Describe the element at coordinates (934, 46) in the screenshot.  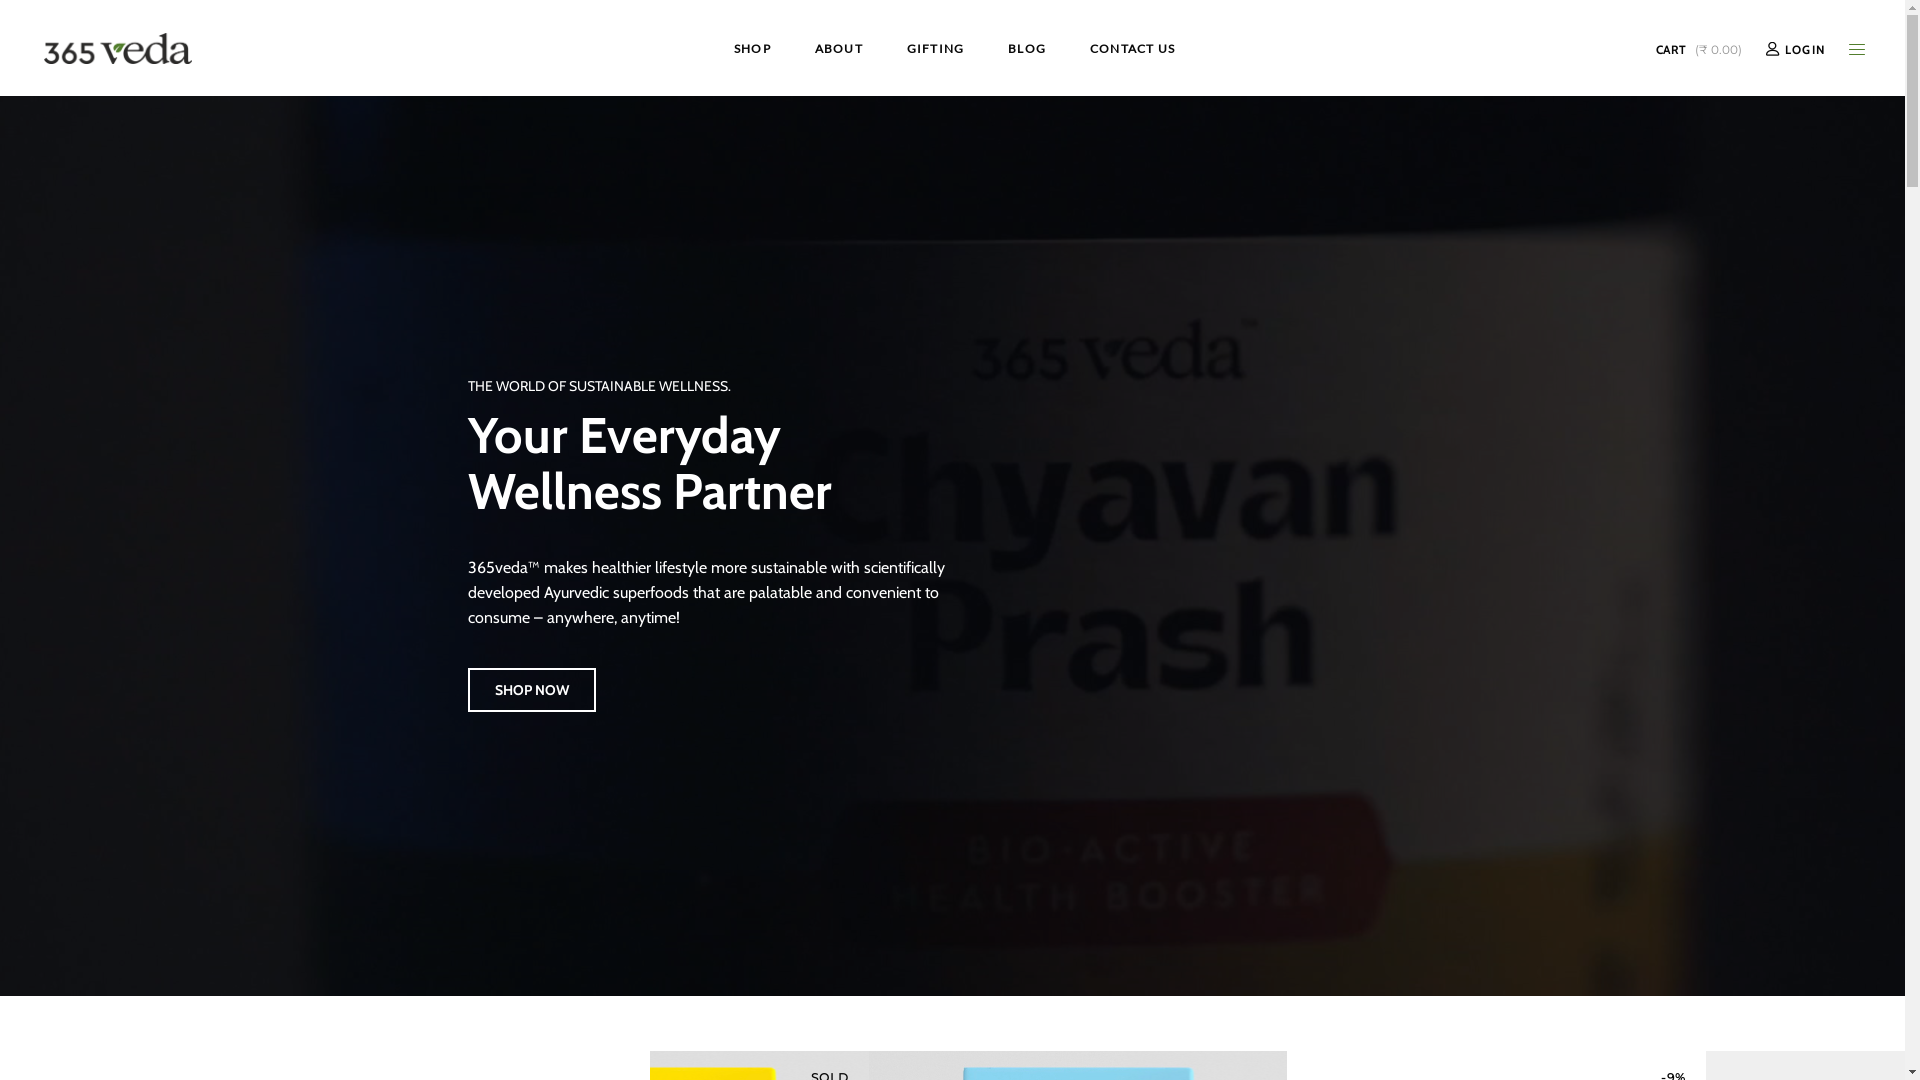
I see `'GIFTING'` at that location.